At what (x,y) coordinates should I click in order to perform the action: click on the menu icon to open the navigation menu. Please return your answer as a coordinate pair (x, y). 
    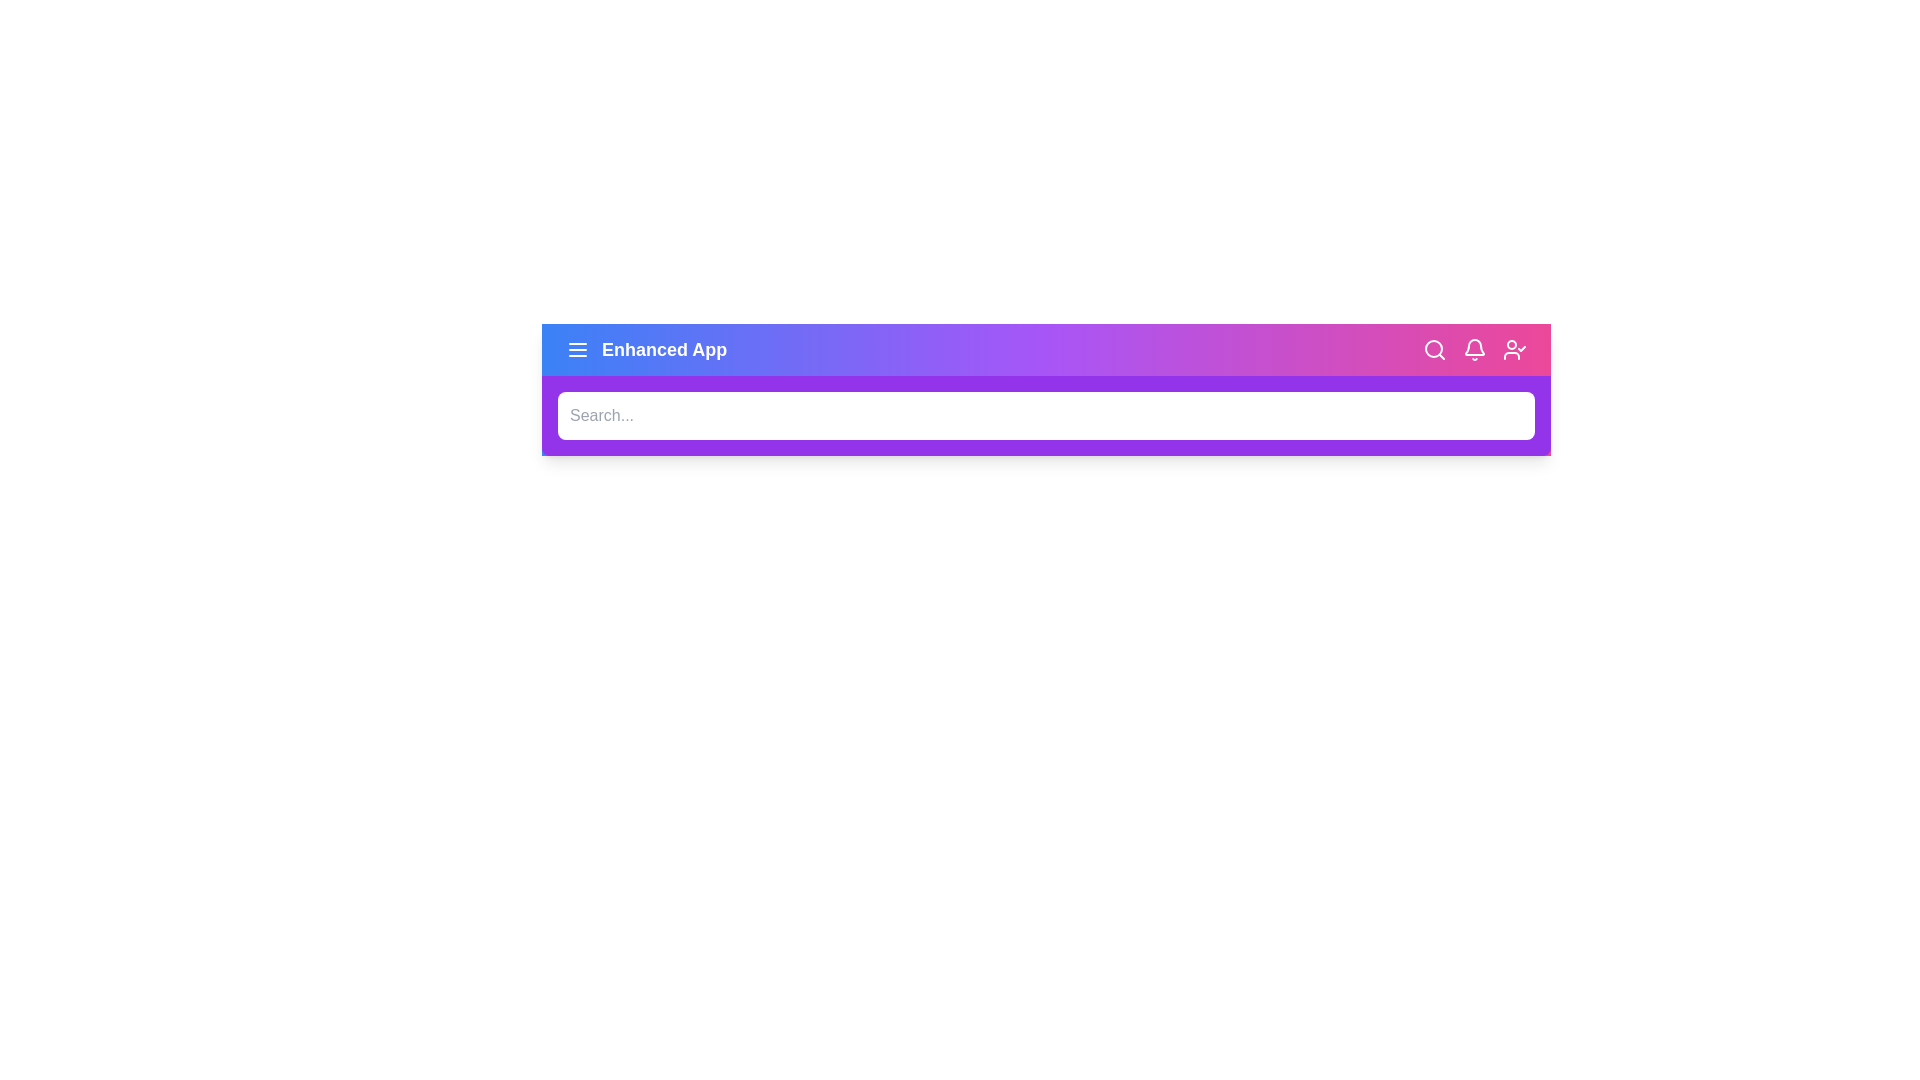
    Looking at the image, I should click on (576, 349).